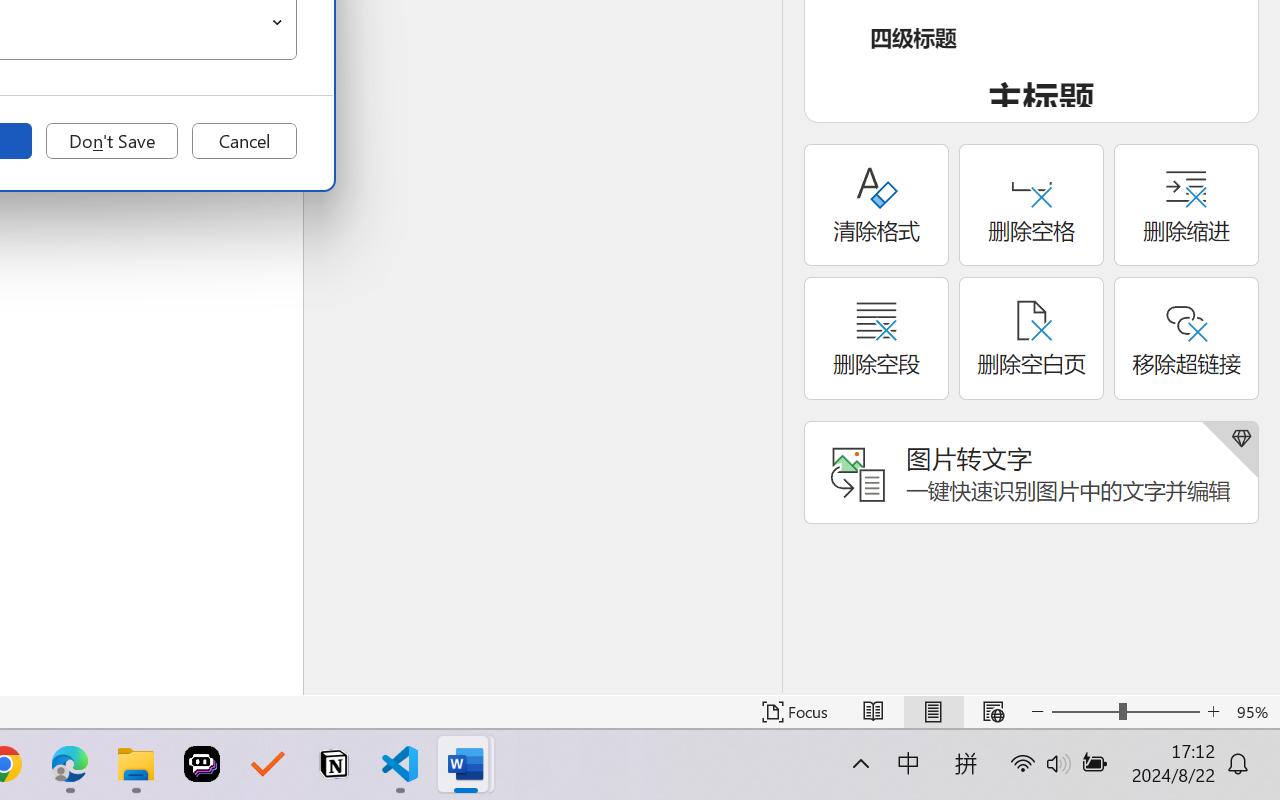 This screenshot has width=1280, height=800. Describe the element at coordinates (1252, 711) in the screenshot. I see `'Zoom 95%'` at that location.